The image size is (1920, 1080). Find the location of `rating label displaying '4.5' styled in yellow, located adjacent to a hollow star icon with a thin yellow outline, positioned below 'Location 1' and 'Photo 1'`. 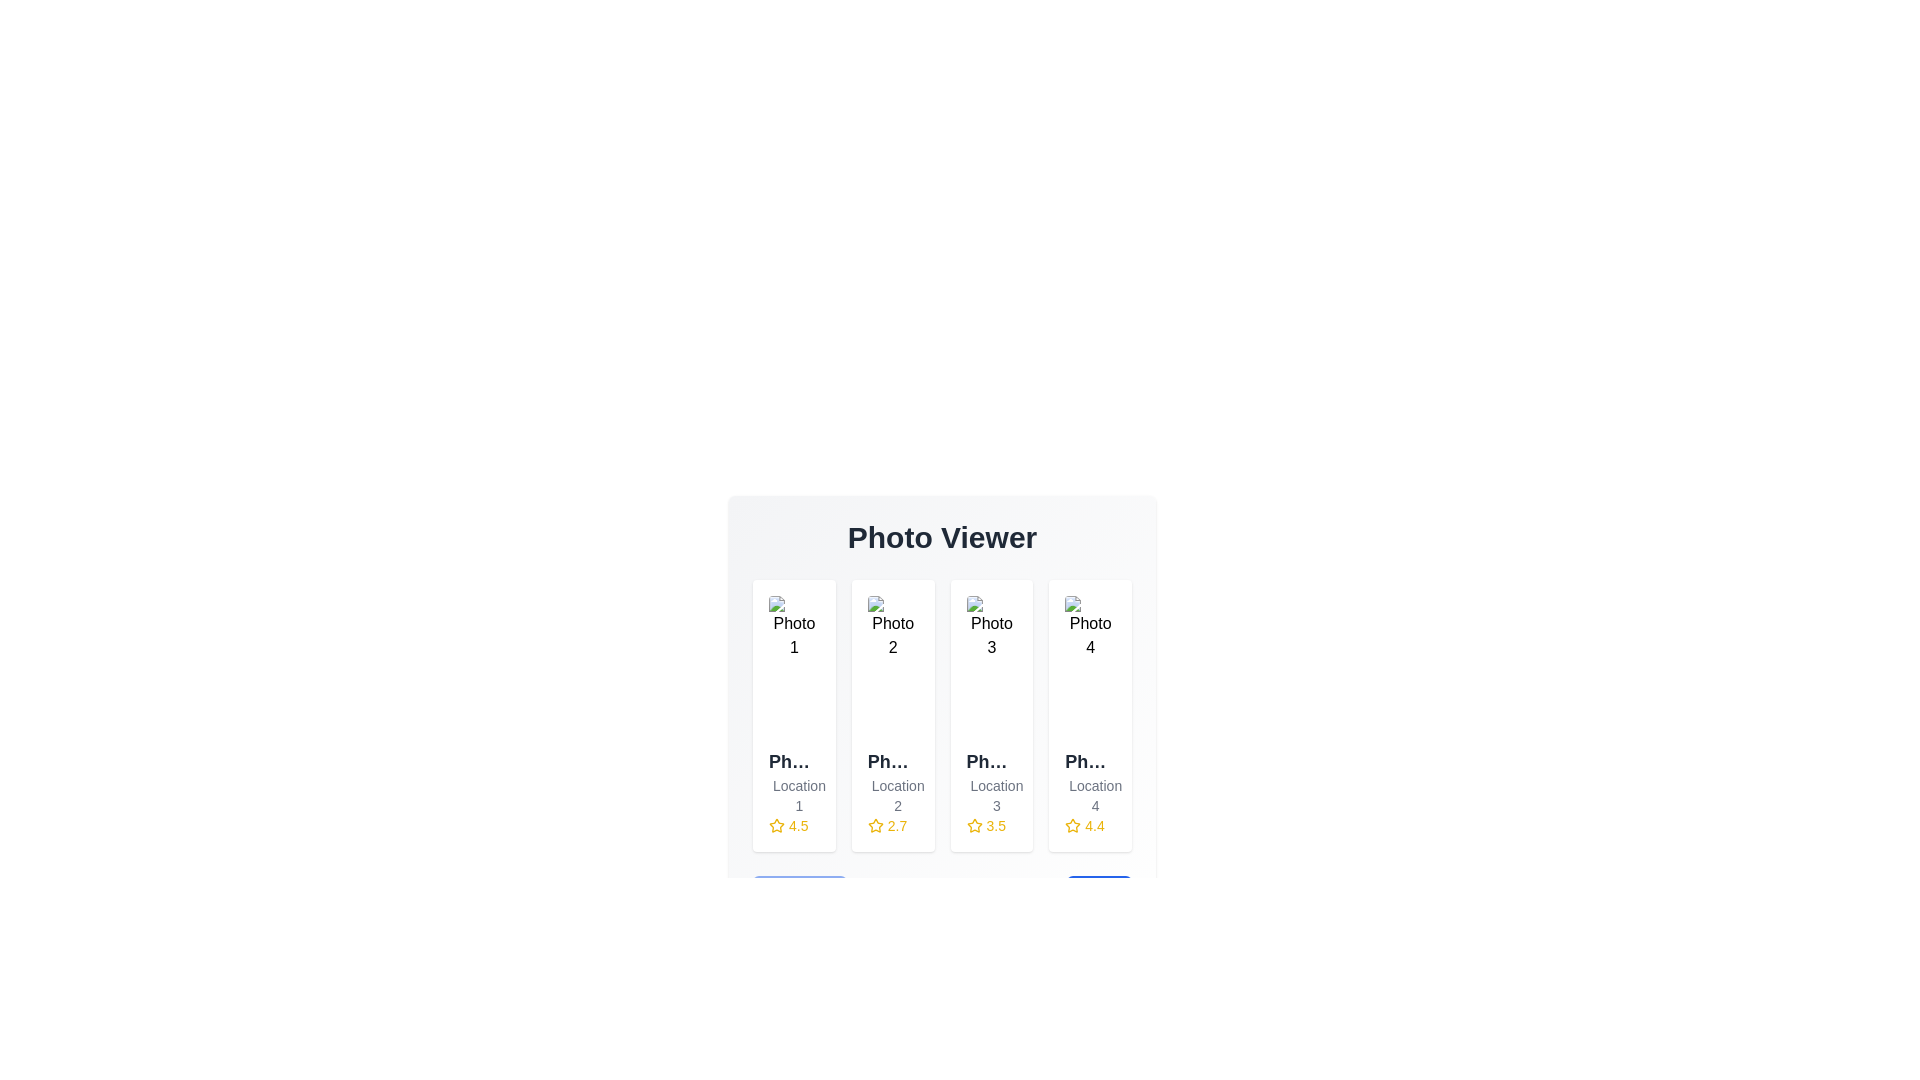

rating label displaying '4.5' styled in yellow, located adjacent to a hollow star icon with a thin yellow outline, positioned below 'Location 1' and 'Photo 1' is located at coordinates (793, 825).